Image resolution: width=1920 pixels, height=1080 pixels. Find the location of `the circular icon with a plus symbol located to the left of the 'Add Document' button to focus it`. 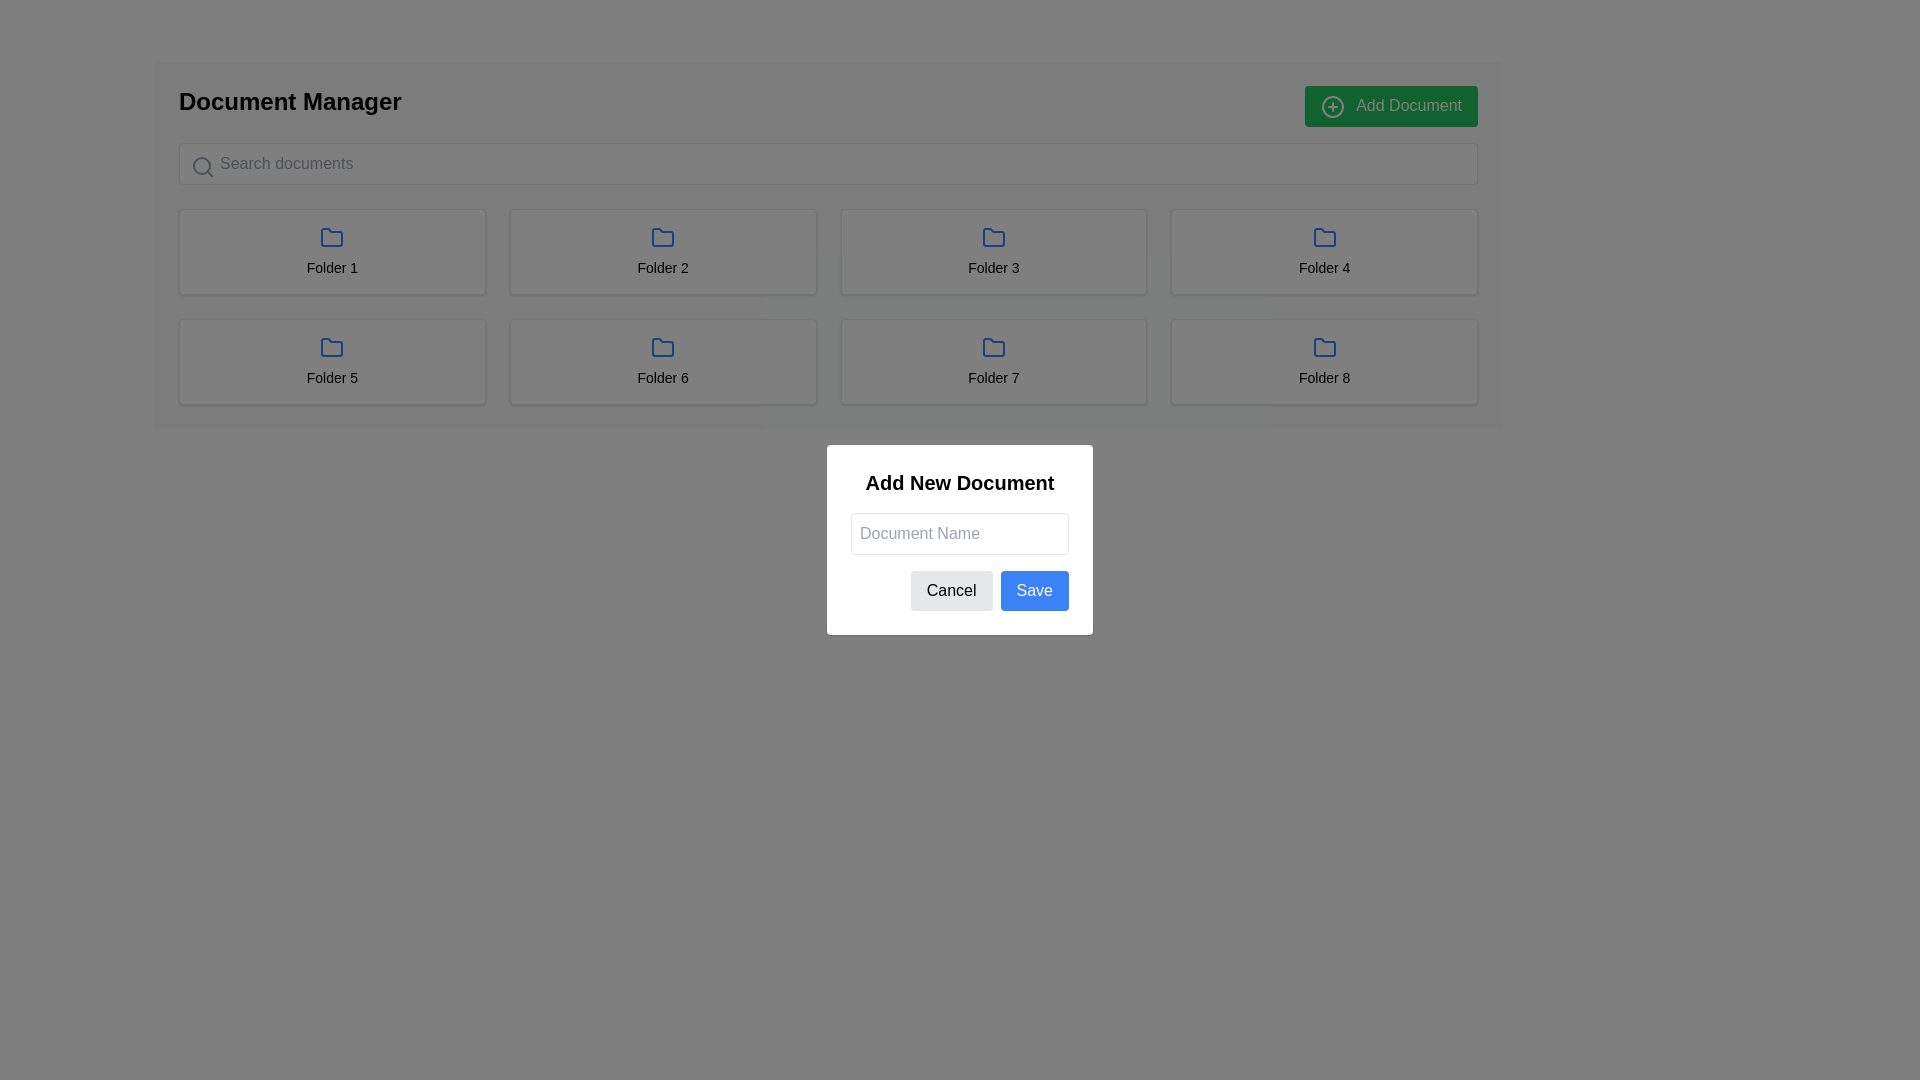

the circular icon with a plus symbol located to the left of the 'Add Document' button to focus it is located at coordinates (1332, 106).